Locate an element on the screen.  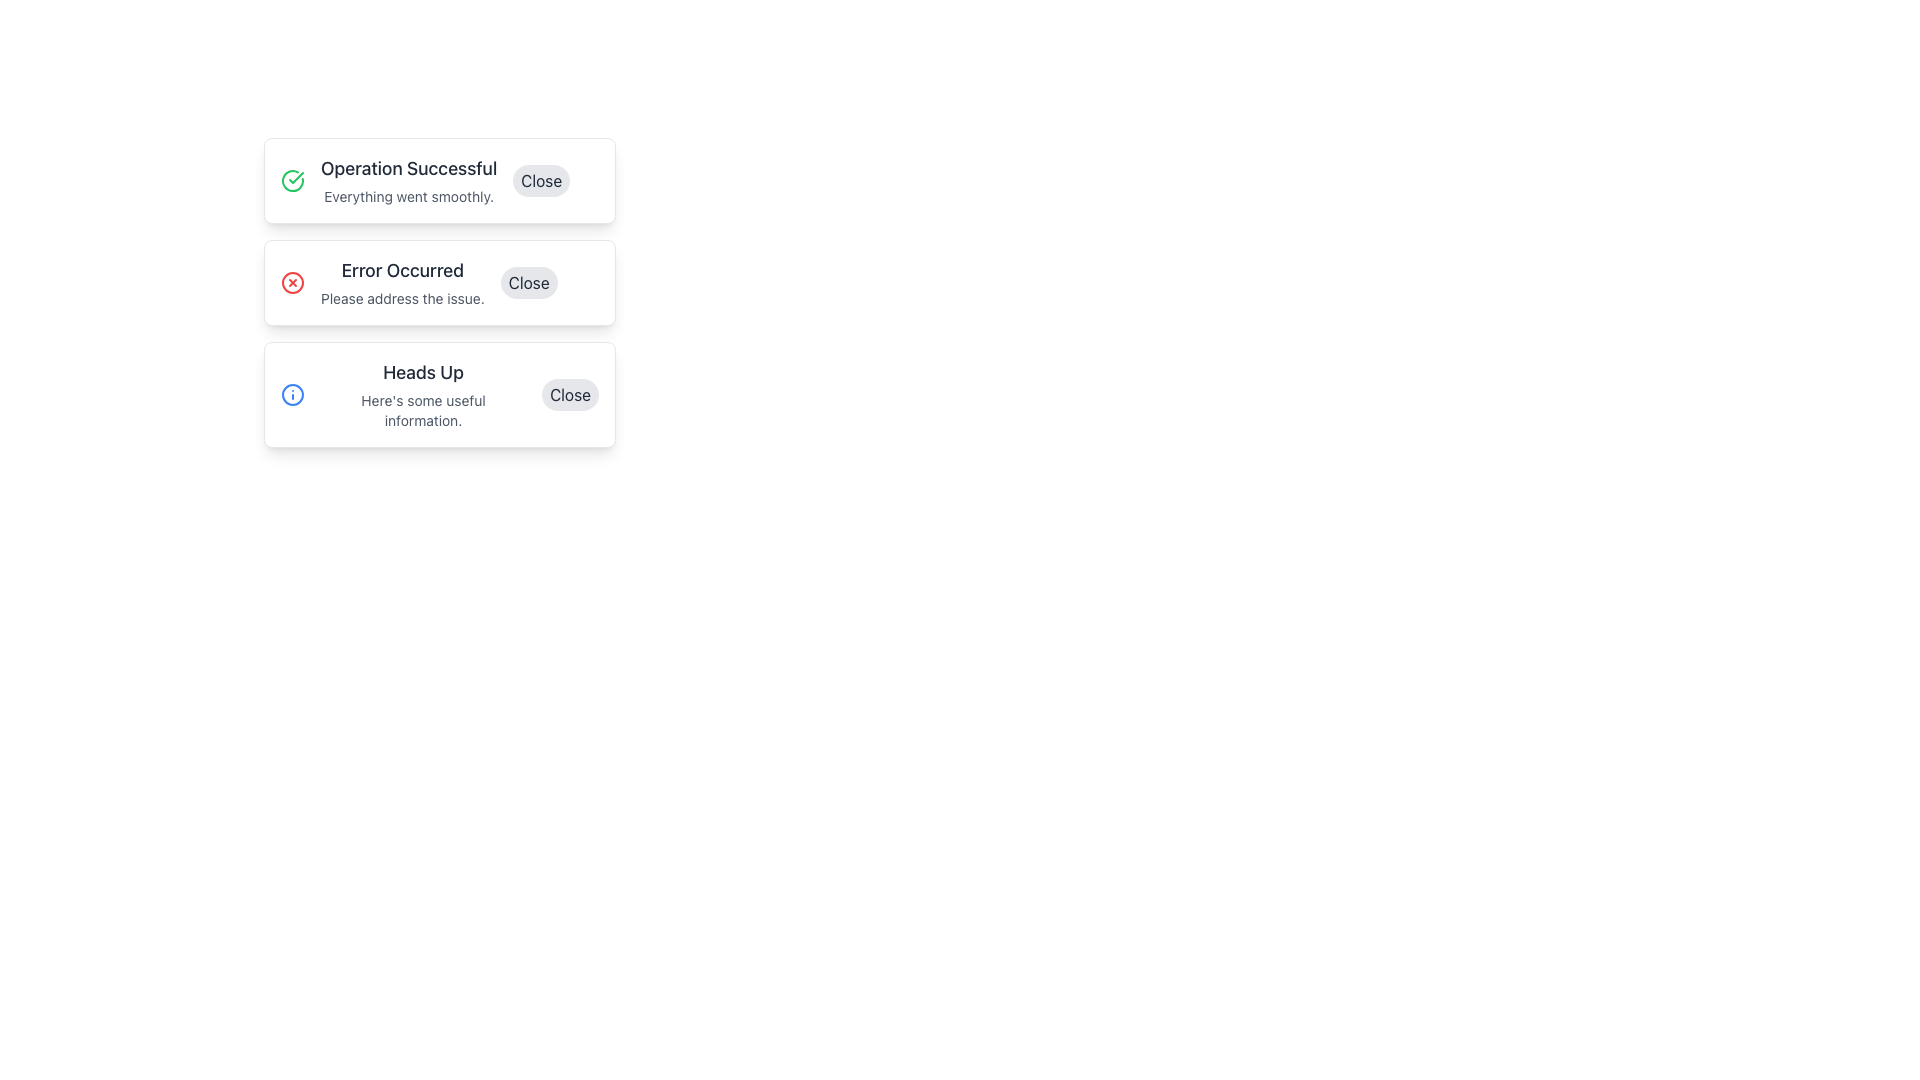
the descriptive message that provides additional details regarding the notification about the issue, which is located below the title 'Error Occurred' in the notification list is located at coordinates (401, 299).